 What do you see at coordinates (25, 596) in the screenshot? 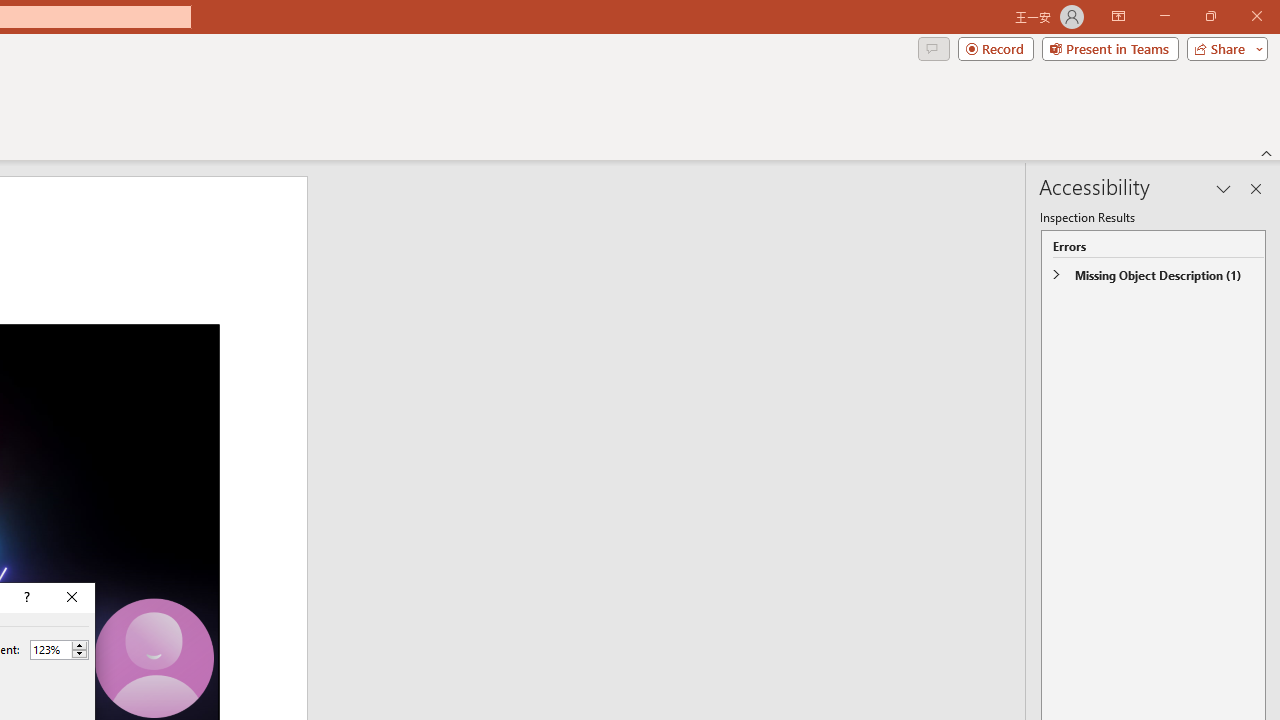
I see `'Context help'` at bounding box center [25, 596].